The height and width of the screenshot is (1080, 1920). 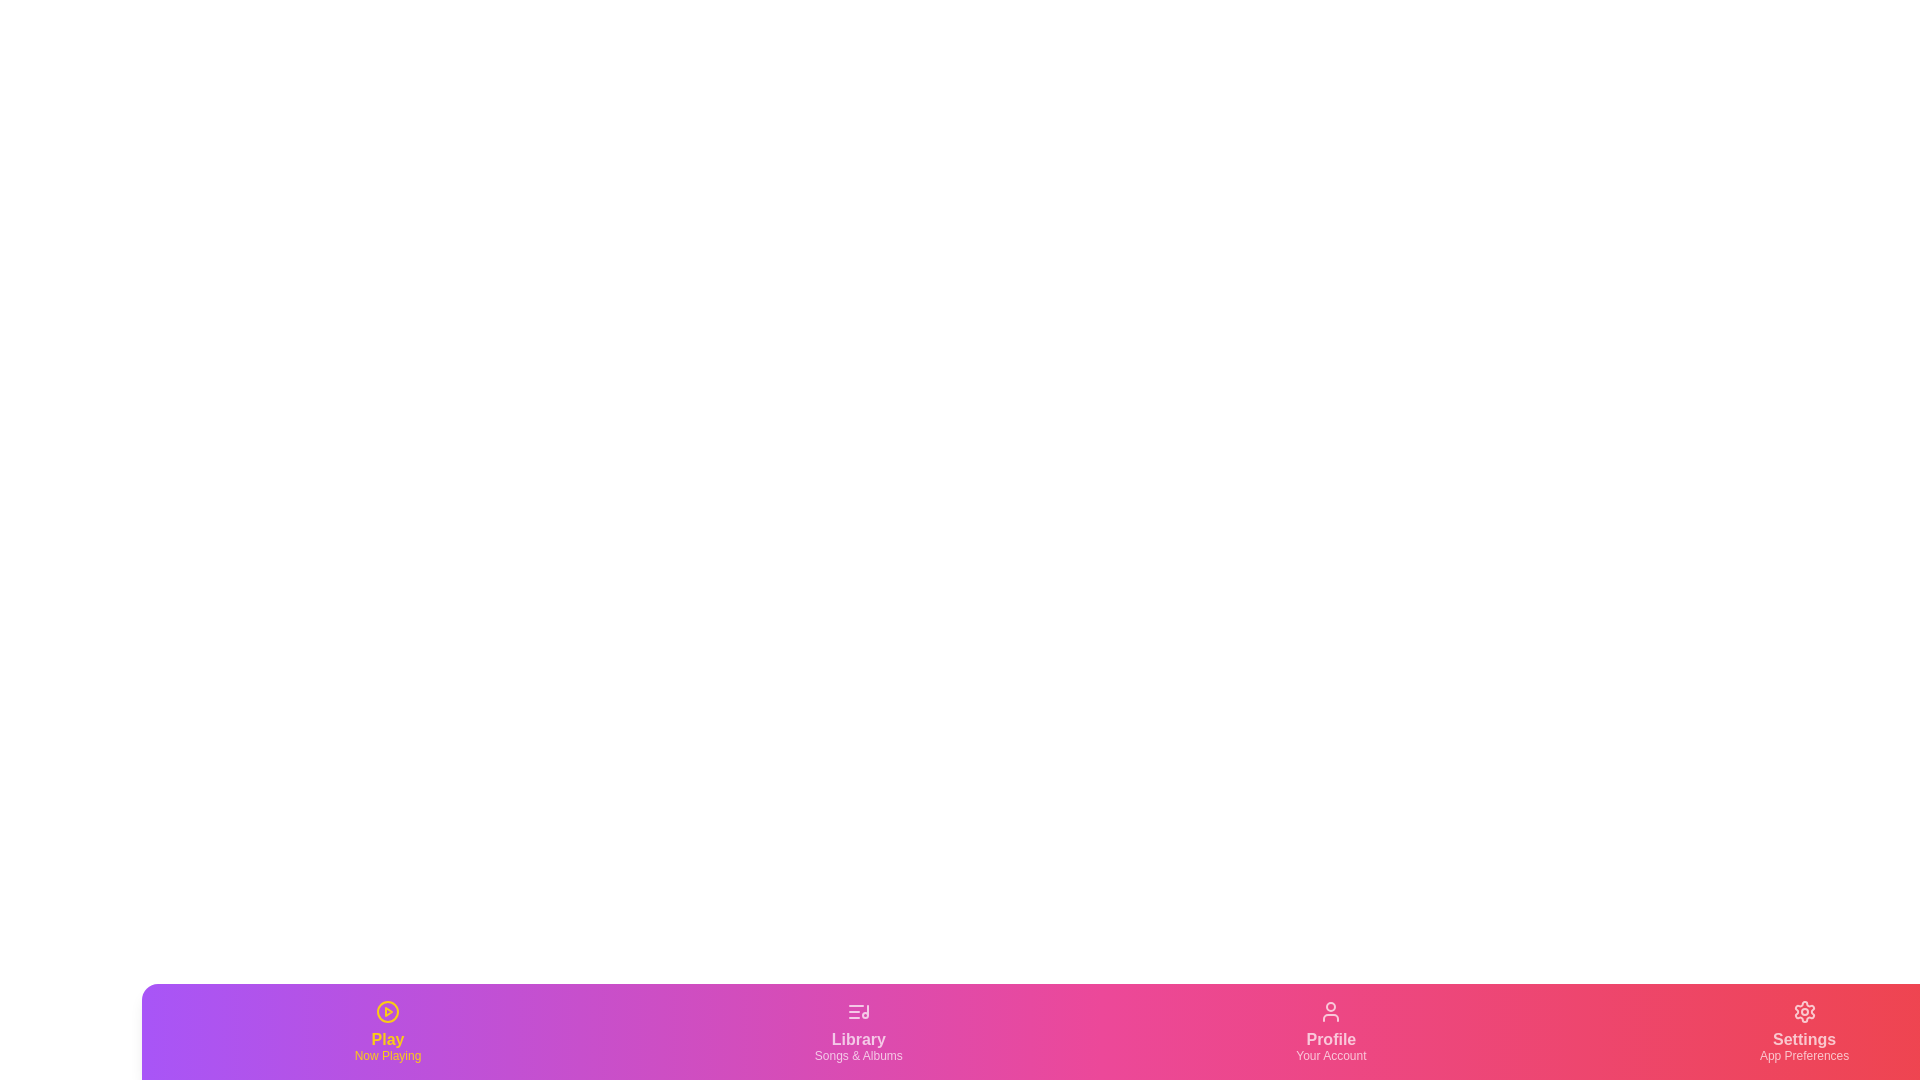 I want to click on the gradient background of the navigation bar, so click(x=767, y=1032).